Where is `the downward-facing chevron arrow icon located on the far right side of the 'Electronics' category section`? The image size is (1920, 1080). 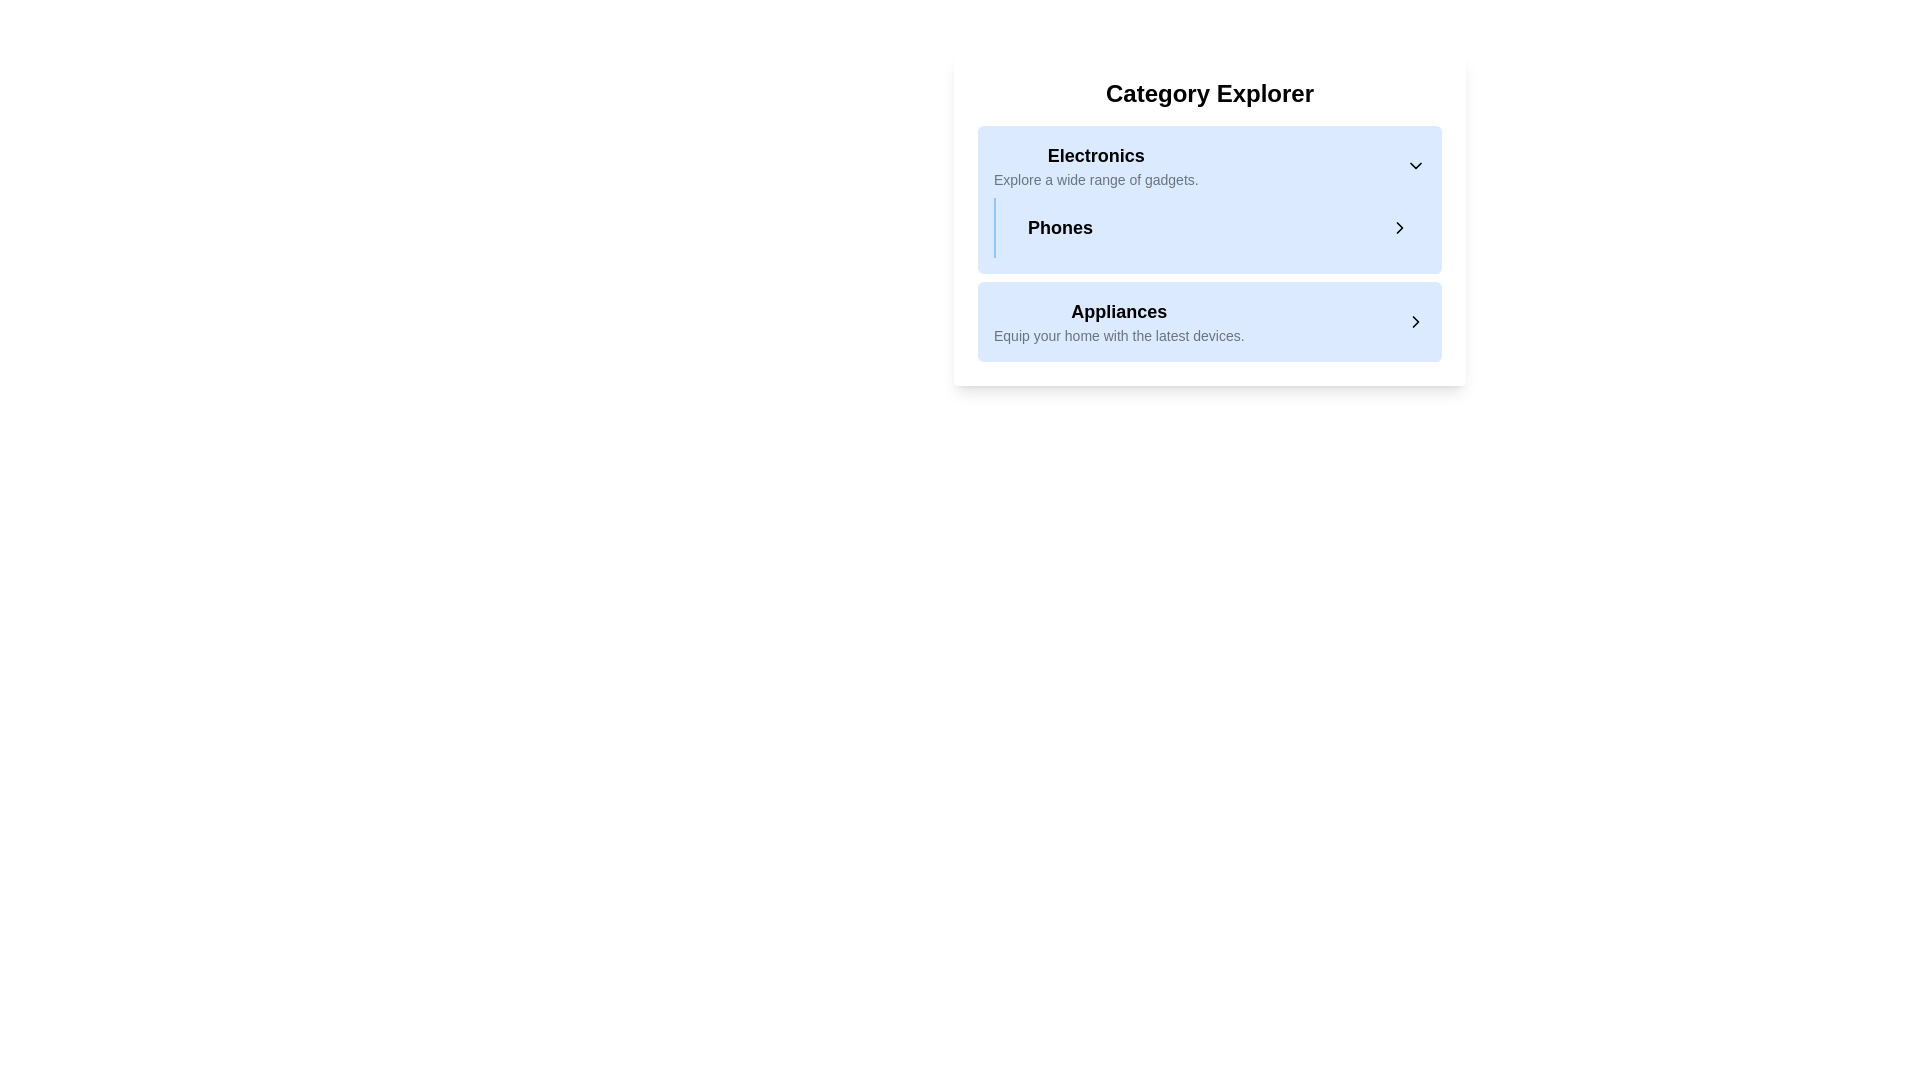 the downward-facing chevron arrow icon located on the far right side of the 'Electronics' category section is located at coordinates (1415, 164).